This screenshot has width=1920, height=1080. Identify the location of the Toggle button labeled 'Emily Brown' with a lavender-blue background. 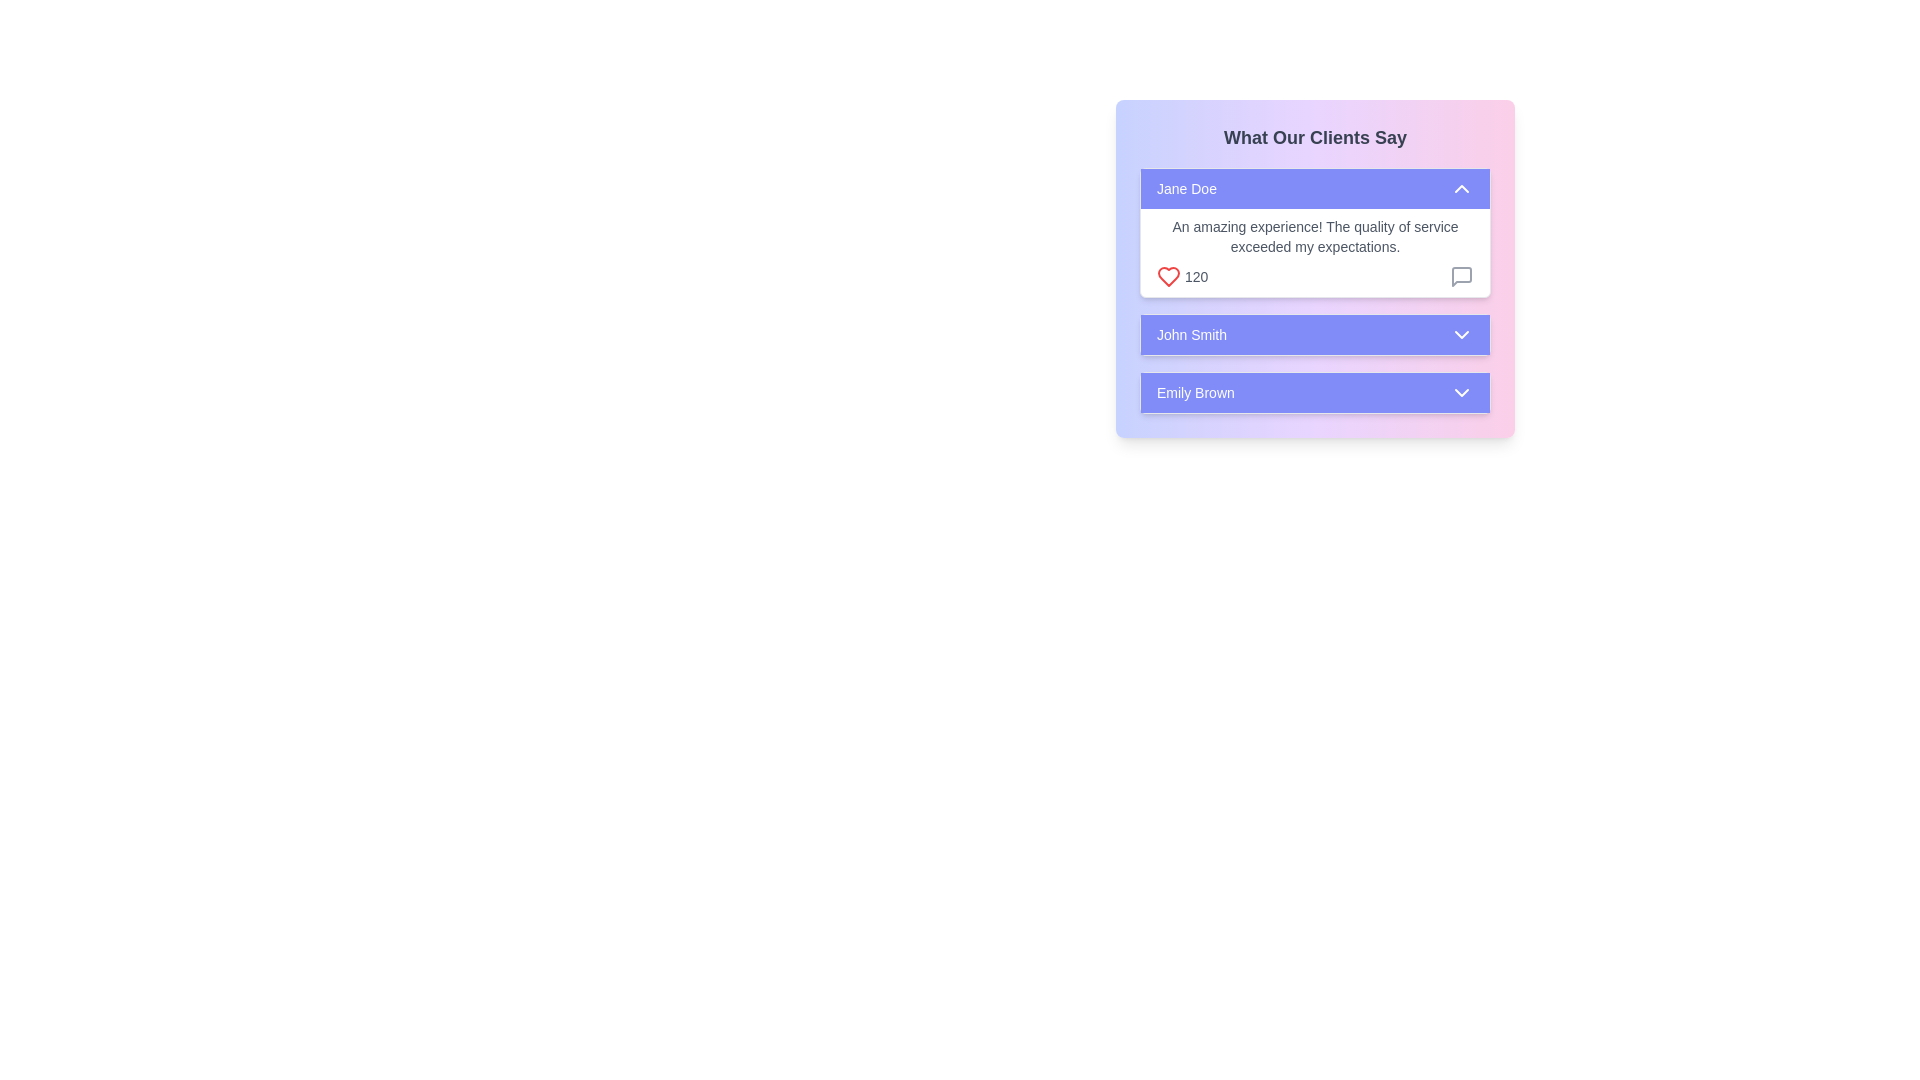
(1315, 393).